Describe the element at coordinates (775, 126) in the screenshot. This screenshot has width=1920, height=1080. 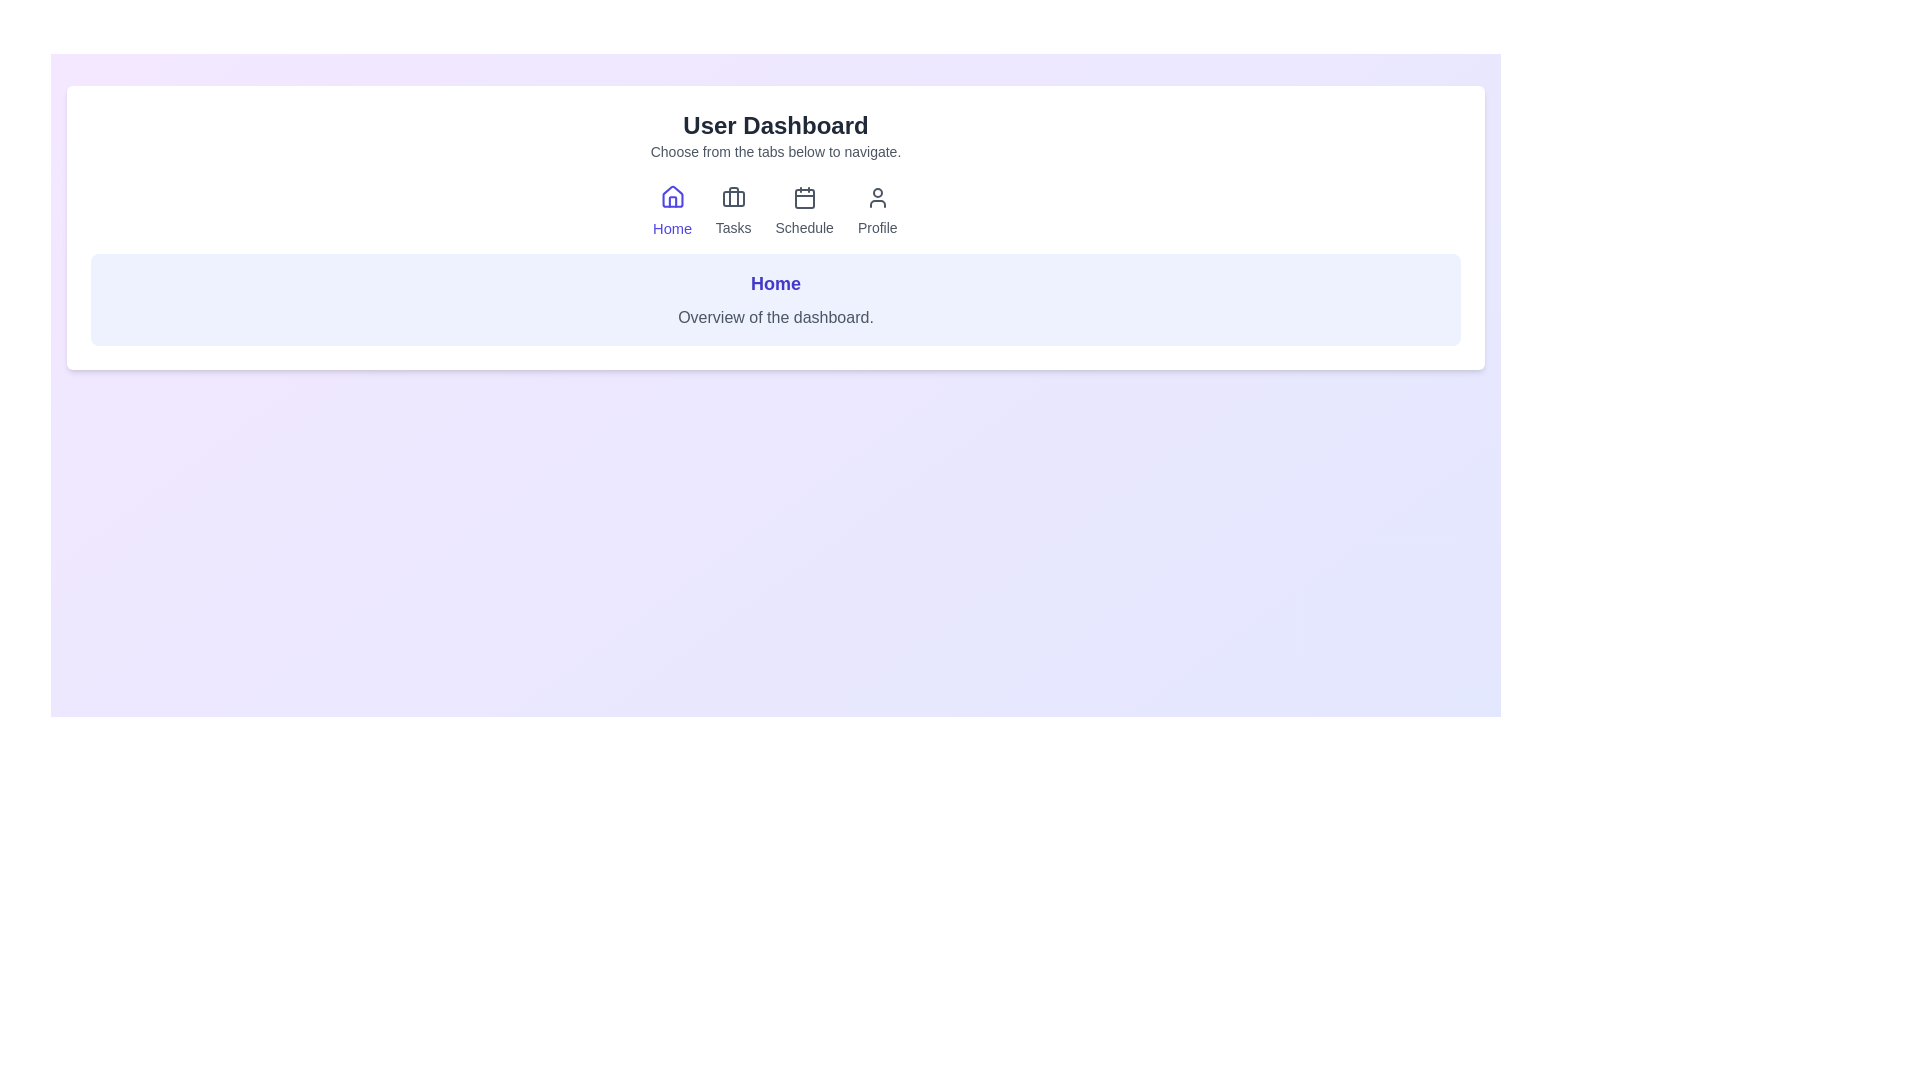
I see `the 'User Dashboard' title label located at the top center of the page to provide context for users regarding the content and purpose of the page` at that location.